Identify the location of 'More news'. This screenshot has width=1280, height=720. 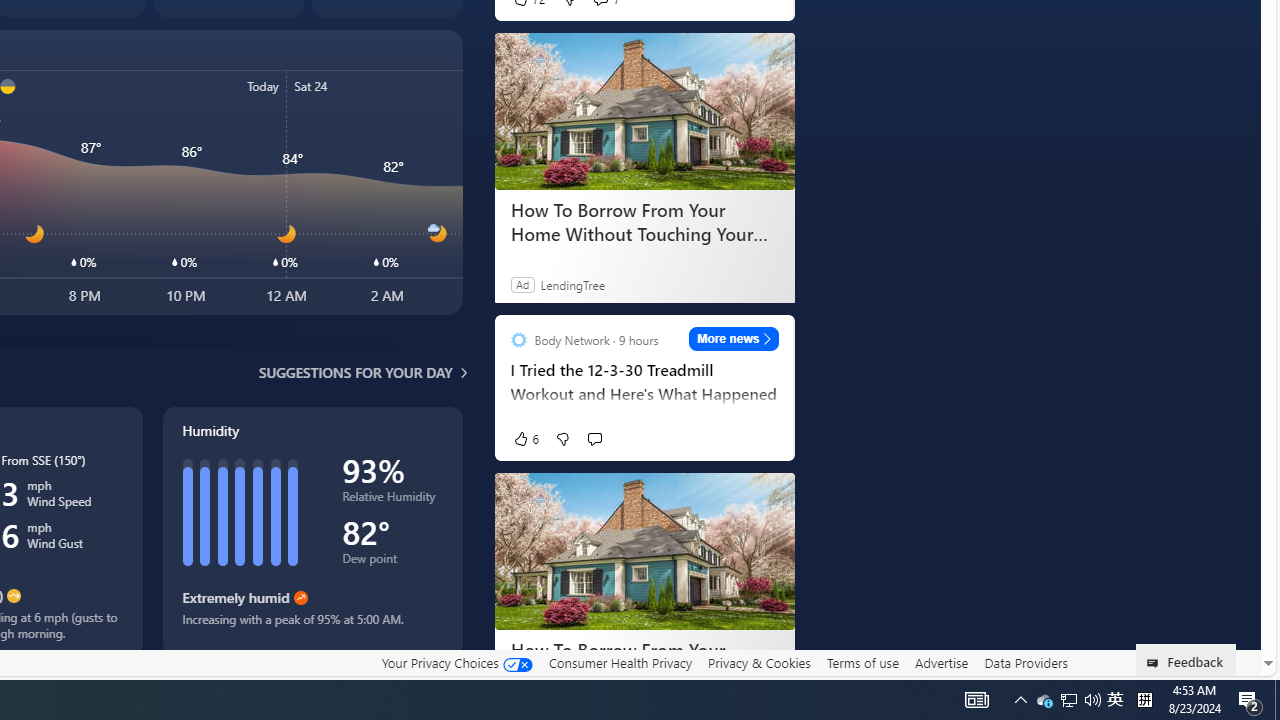
(733, 338).